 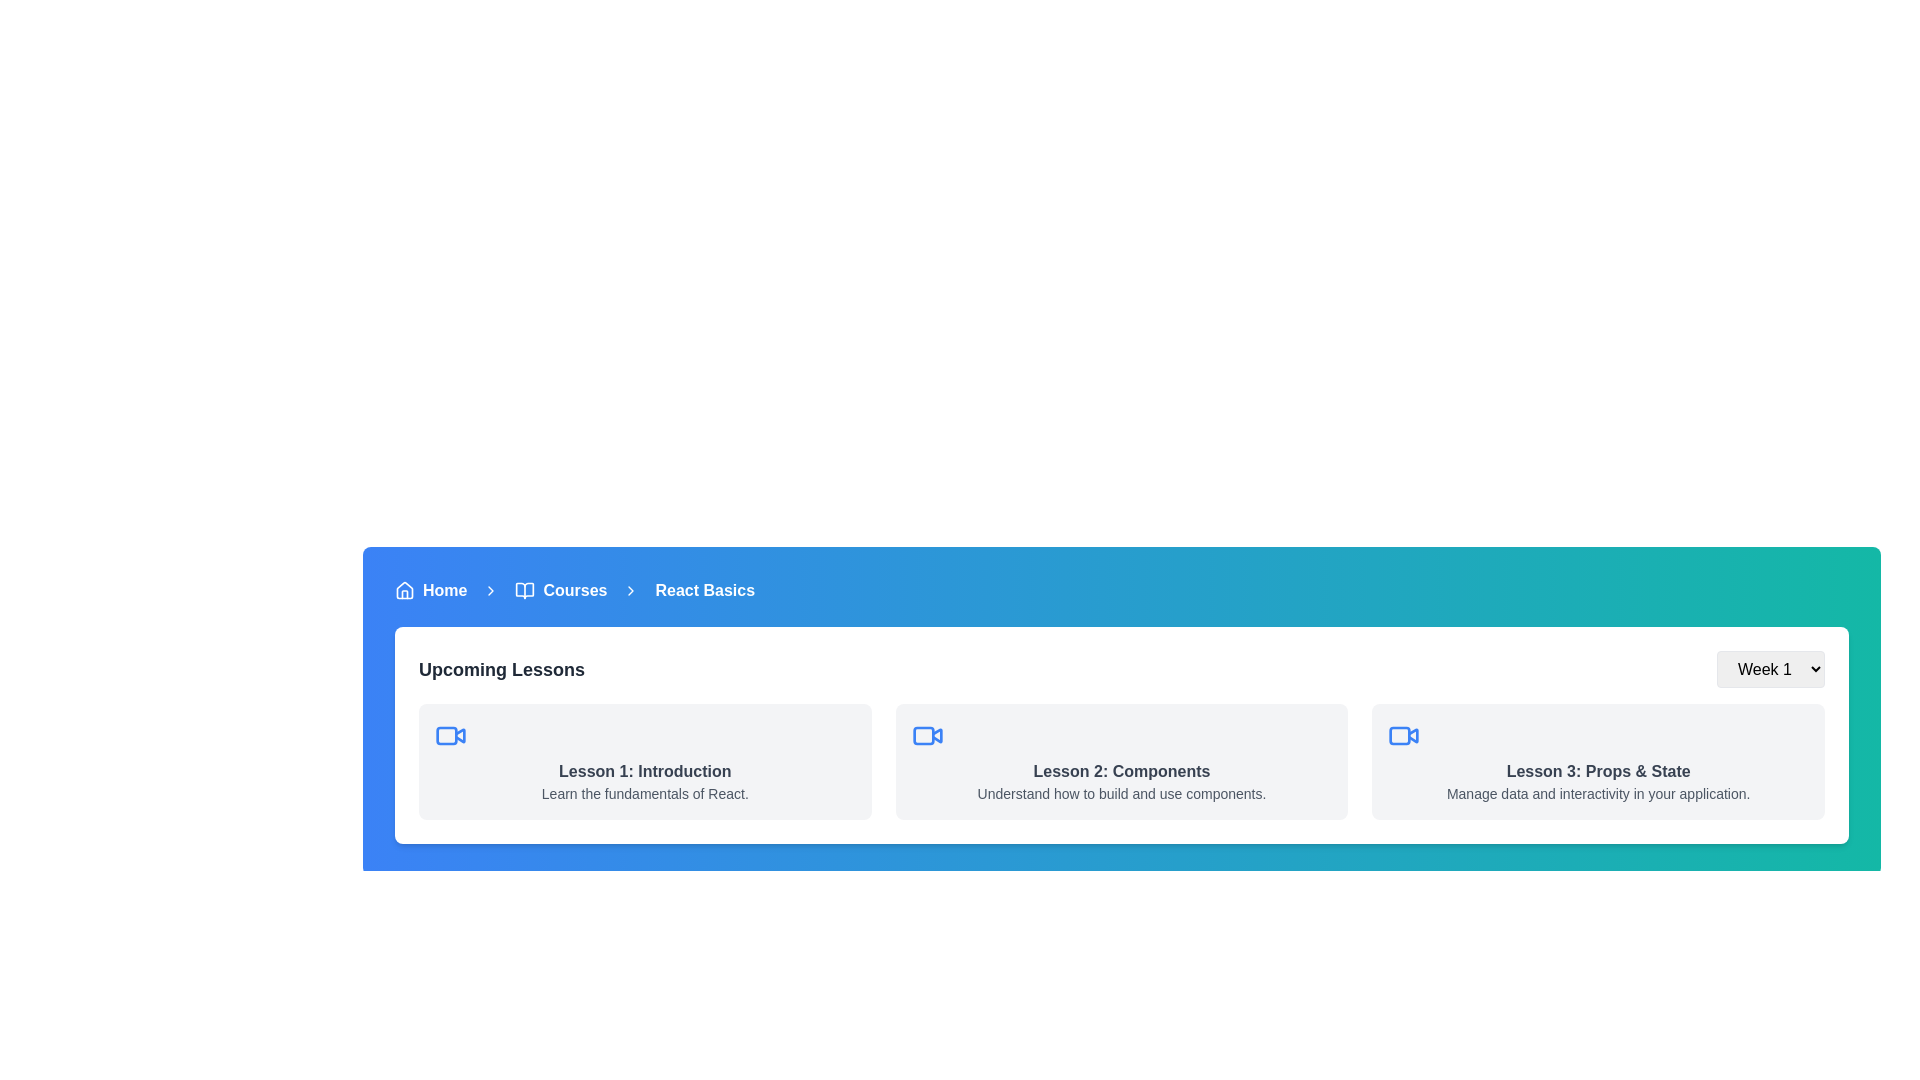 What do you see at coordinates (1597, 793) in the screenshot?
I see `the text element that displays 'Manage data and interactivity in your application.' located beneath the bold title in the card-like block titled 'Lesson 3: Props & State'` at bounding box center [1597, 793].